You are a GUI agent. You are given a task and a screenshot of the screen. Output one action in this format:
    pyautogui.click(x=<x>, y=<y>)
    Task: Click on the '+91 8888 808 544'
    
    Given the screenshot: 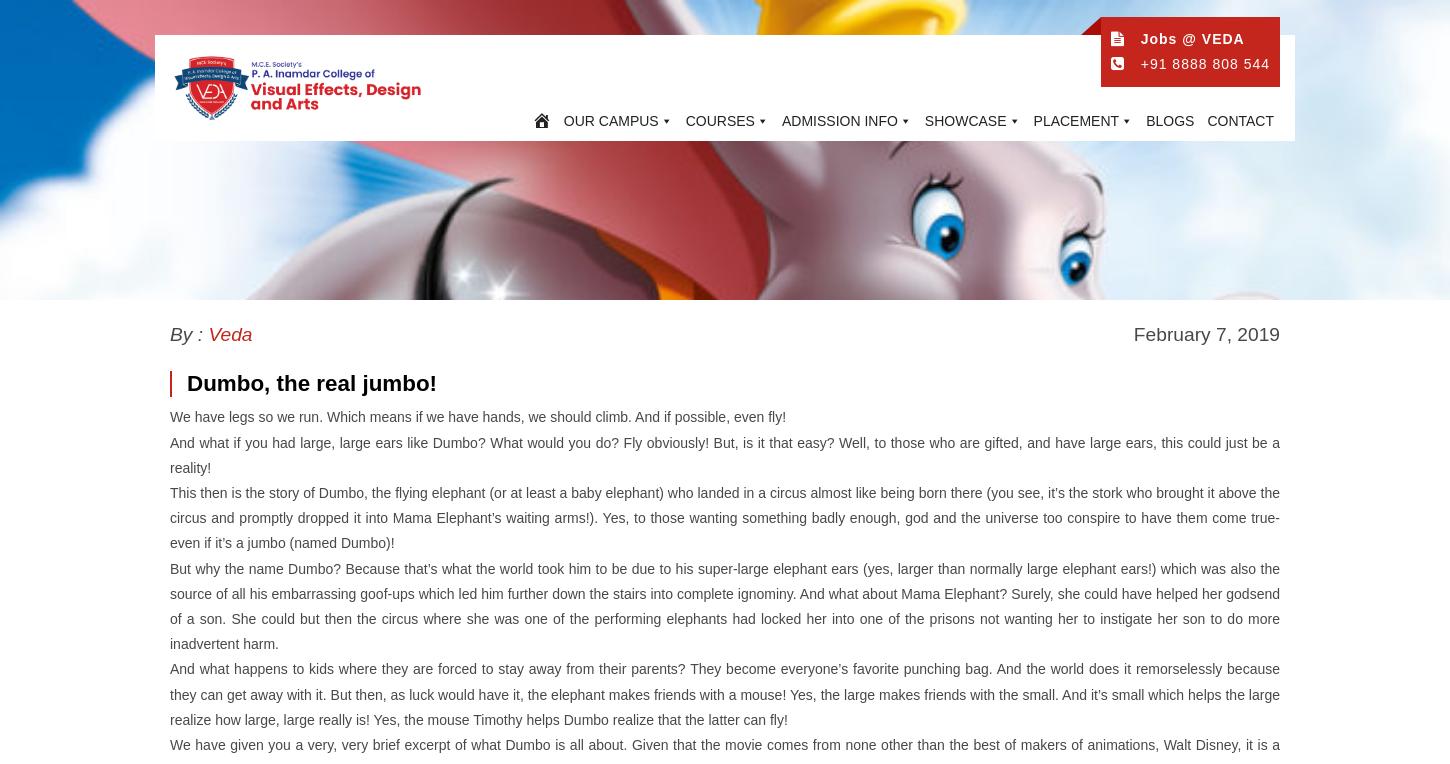 What is the action you would take?
    pyautogui.click(x=1138, y=64)
    